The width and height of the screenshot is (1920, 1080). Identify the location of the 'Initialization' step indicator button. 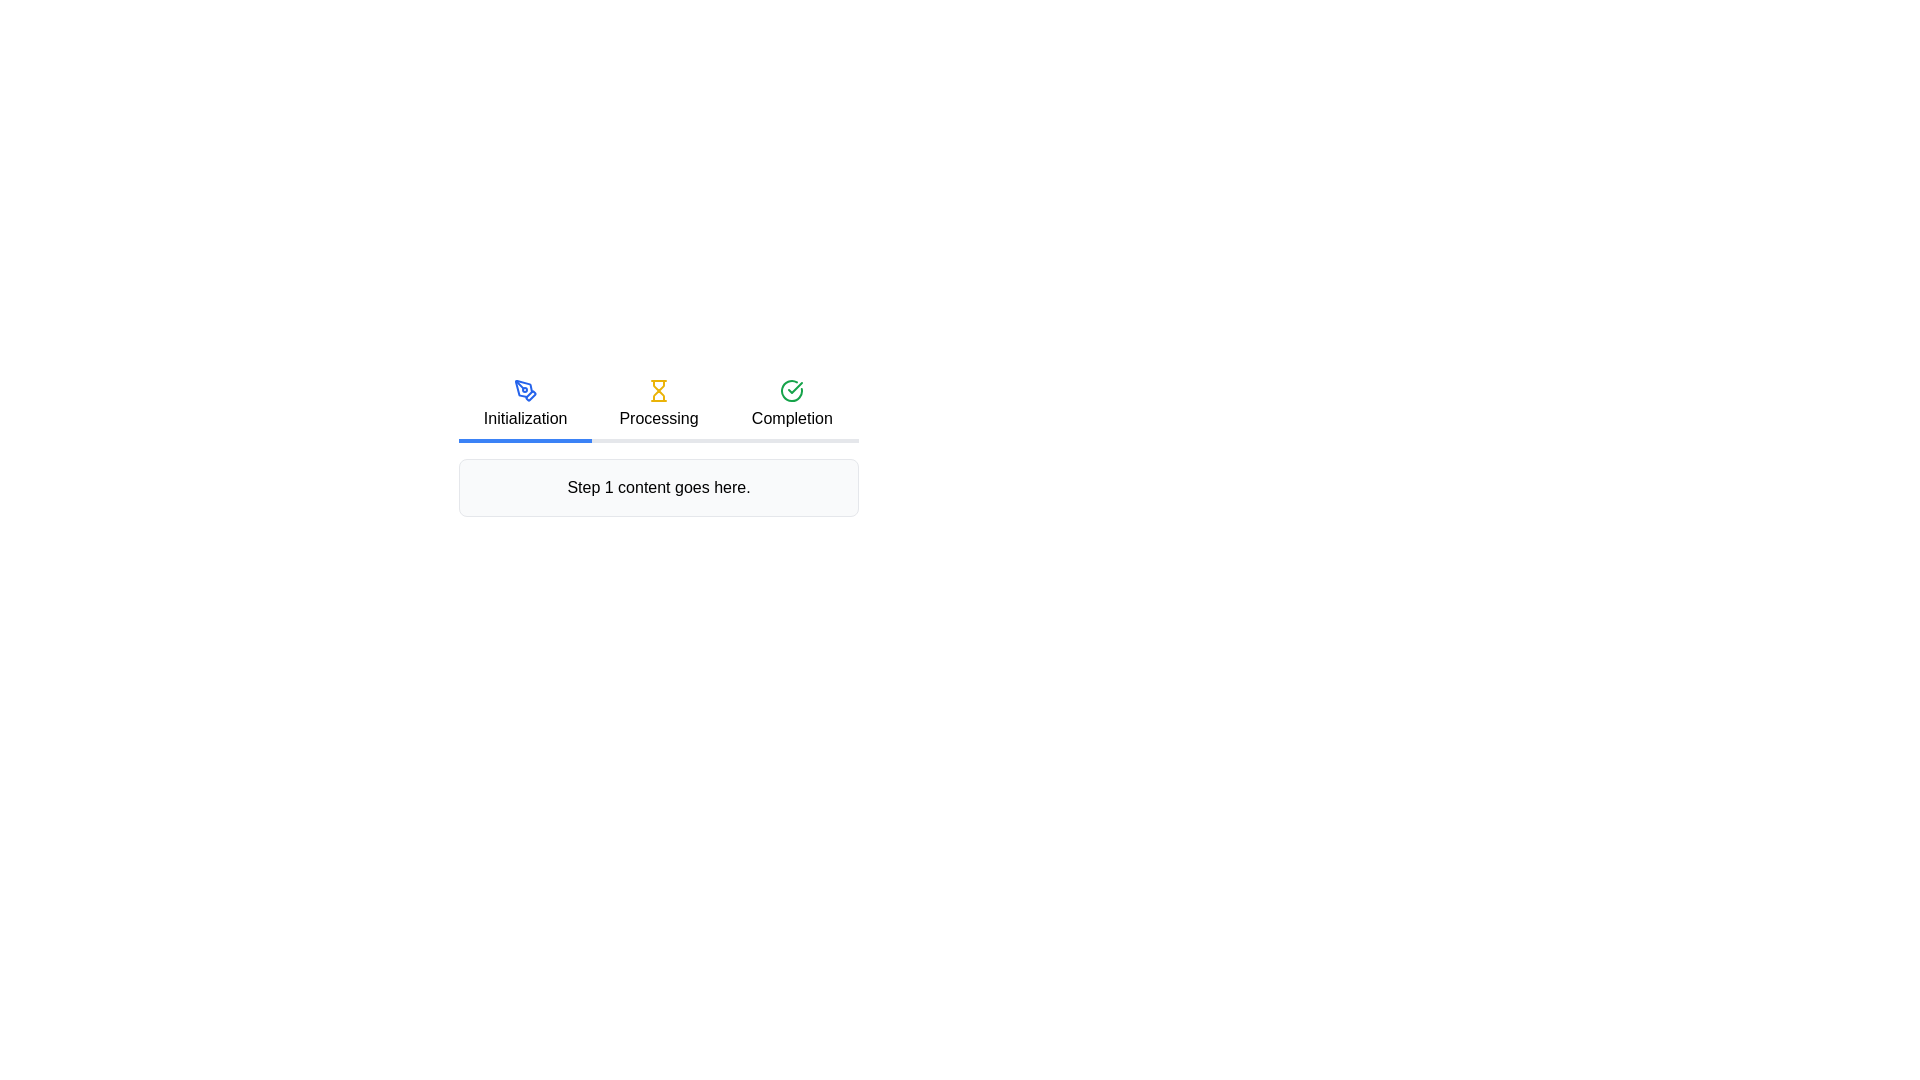
(525, 406).